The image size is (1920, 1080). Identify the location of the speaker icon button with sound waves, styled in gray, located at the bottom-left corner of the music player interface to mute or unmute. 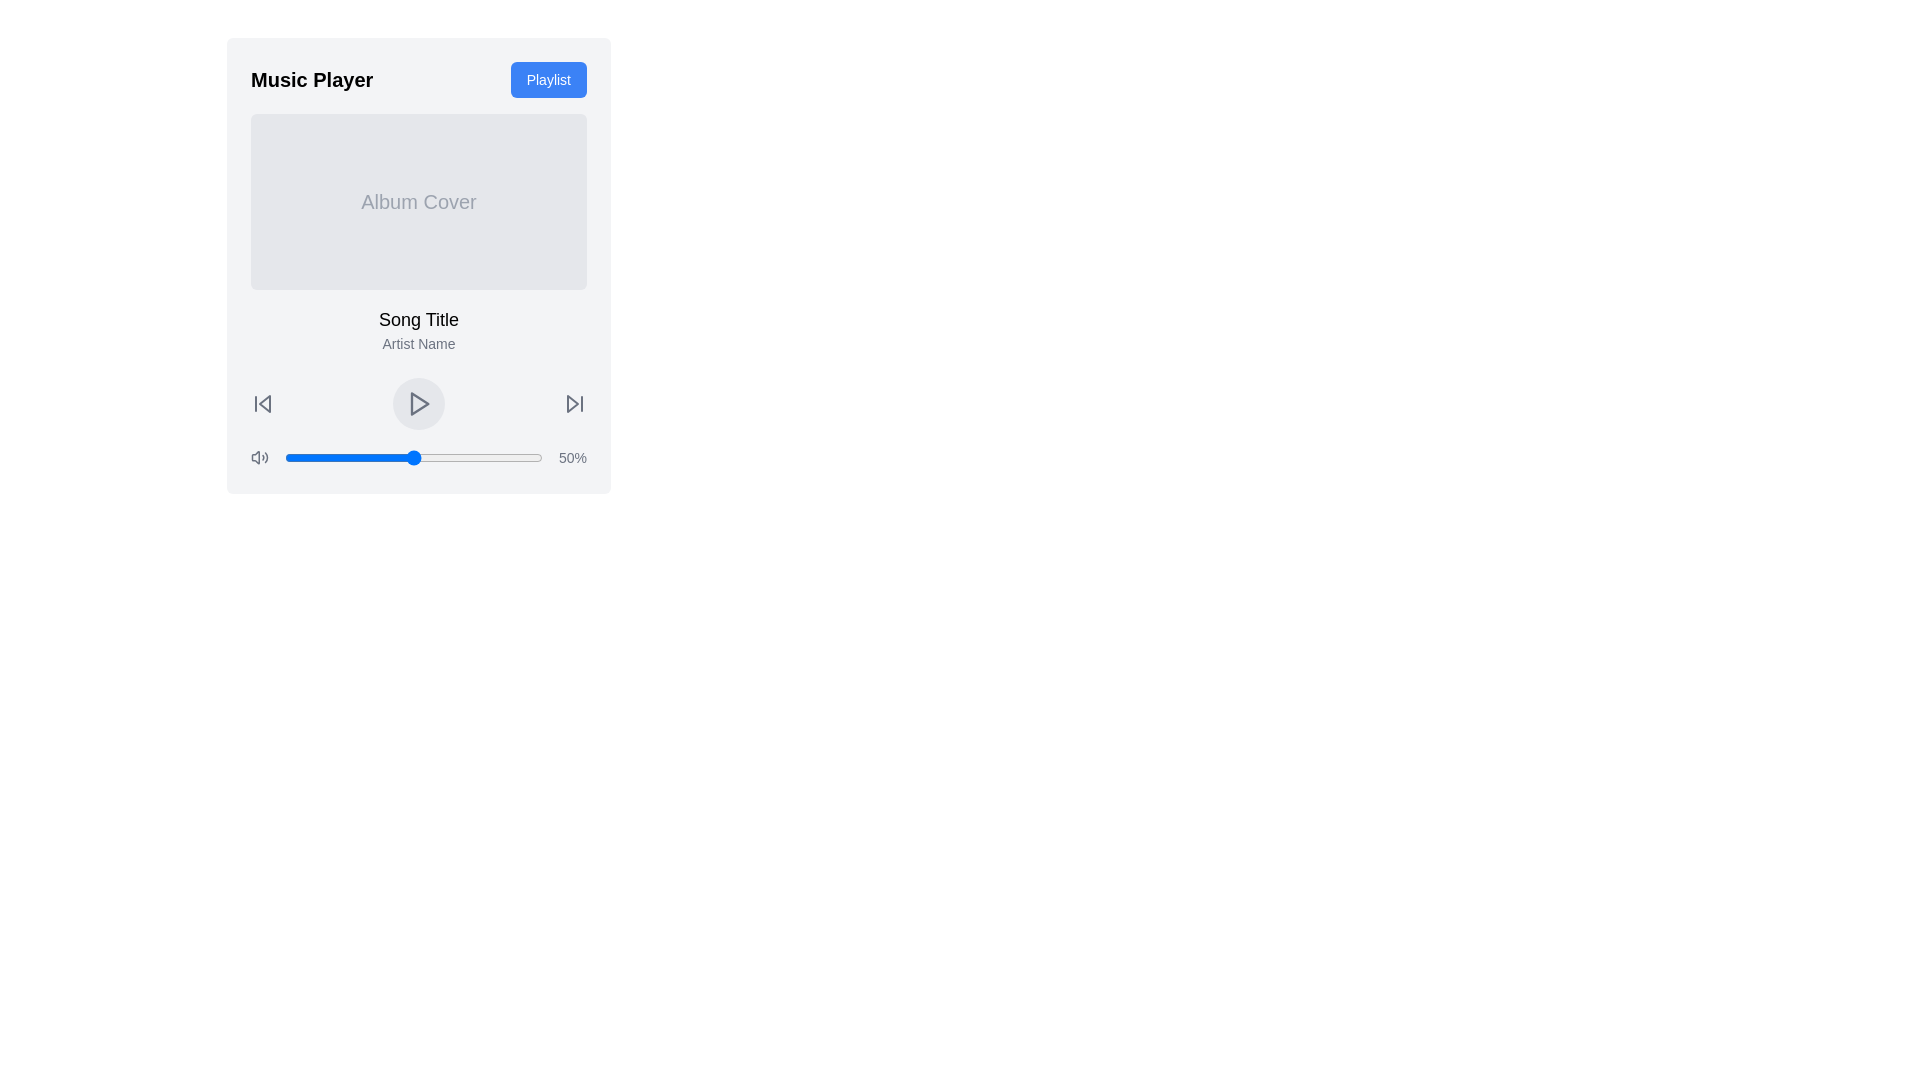
(259, 458).